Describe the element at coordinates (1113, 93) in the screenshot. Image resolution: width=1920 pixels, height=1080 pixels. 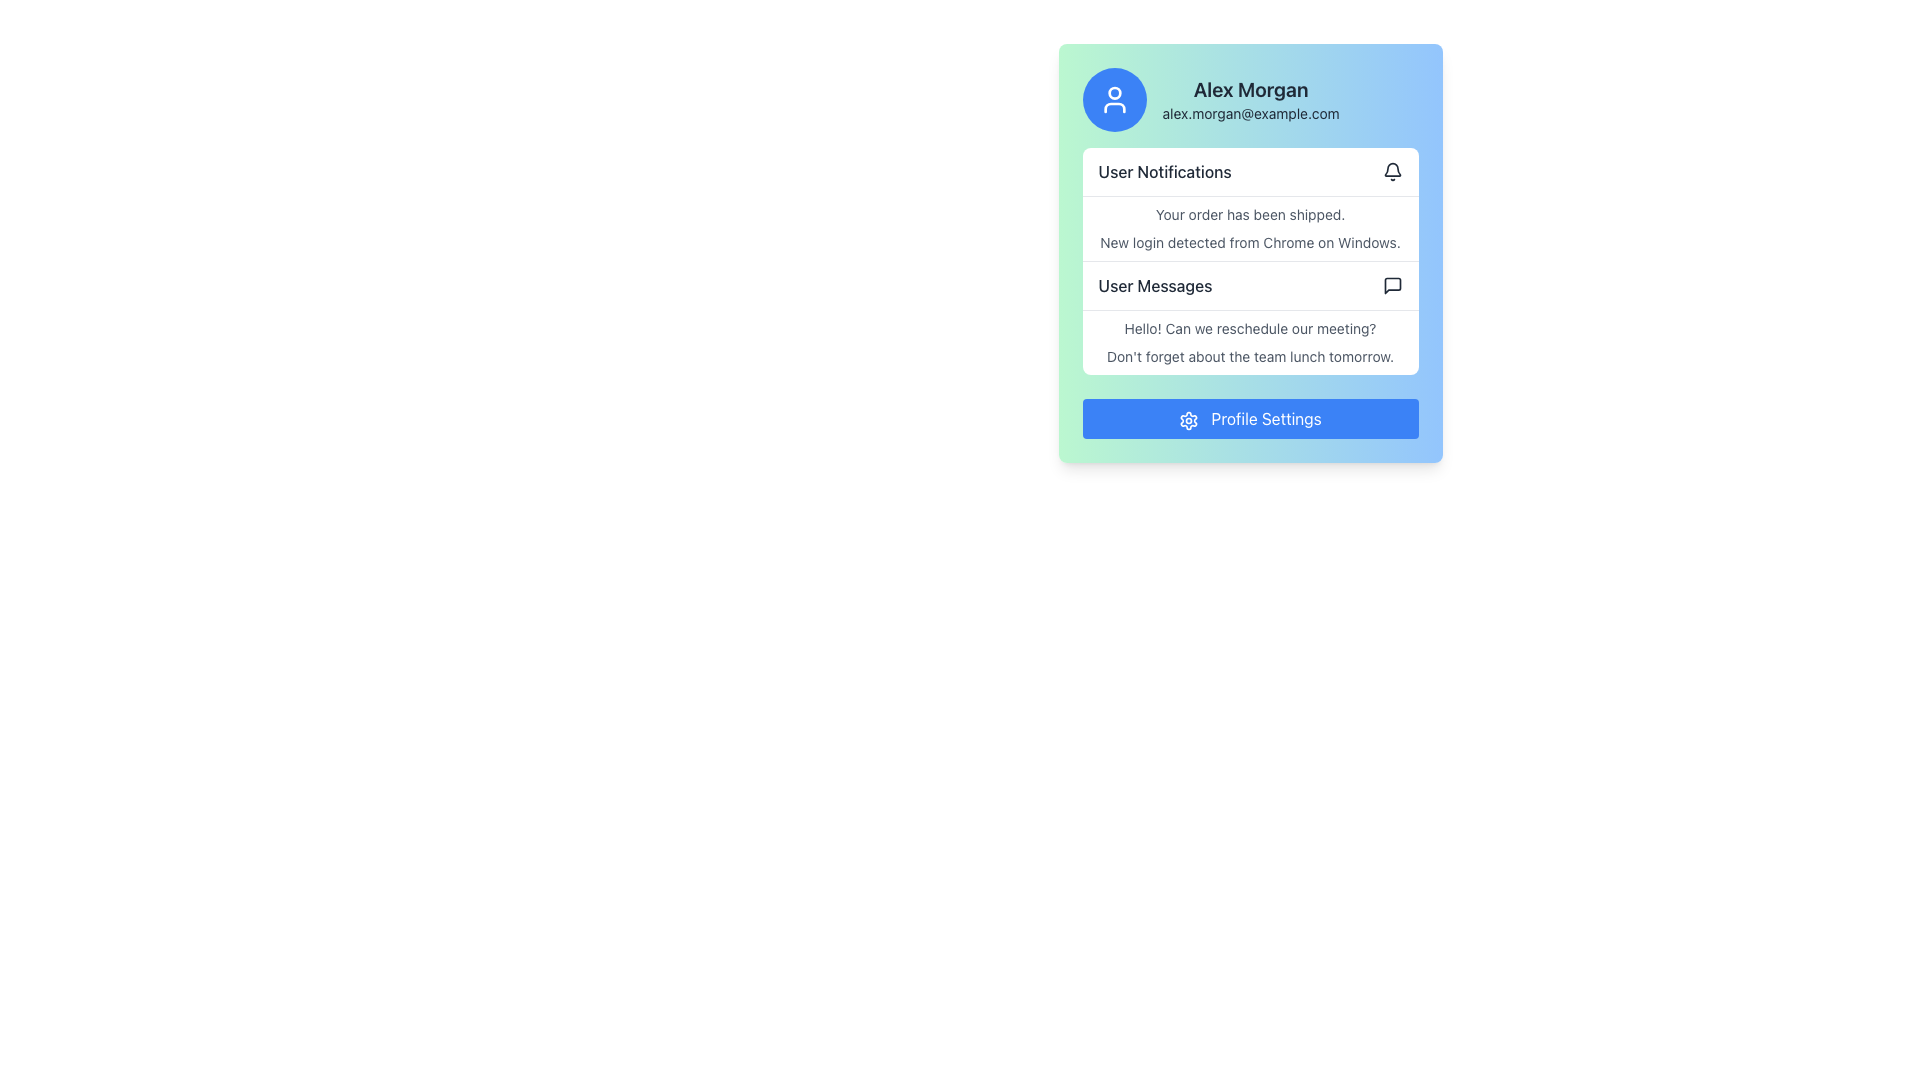
I see `circular graphical element within the user icon avatar located at the top left of the card for debugging purposes` at that location.